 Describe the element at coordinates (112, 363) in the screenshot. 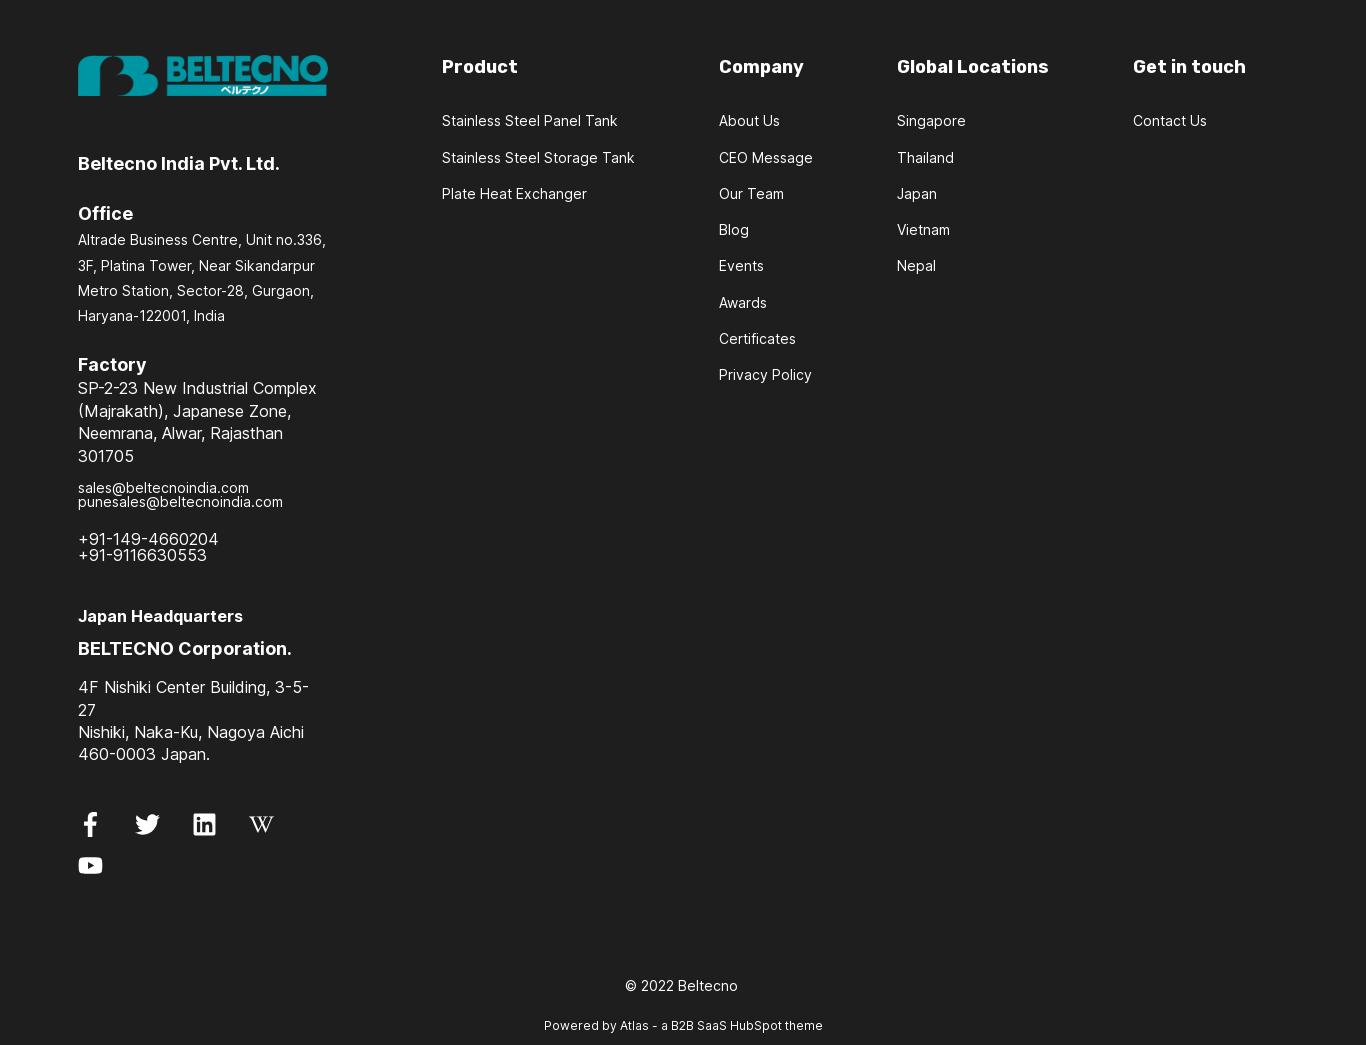

I see `'Factory'` at that location.